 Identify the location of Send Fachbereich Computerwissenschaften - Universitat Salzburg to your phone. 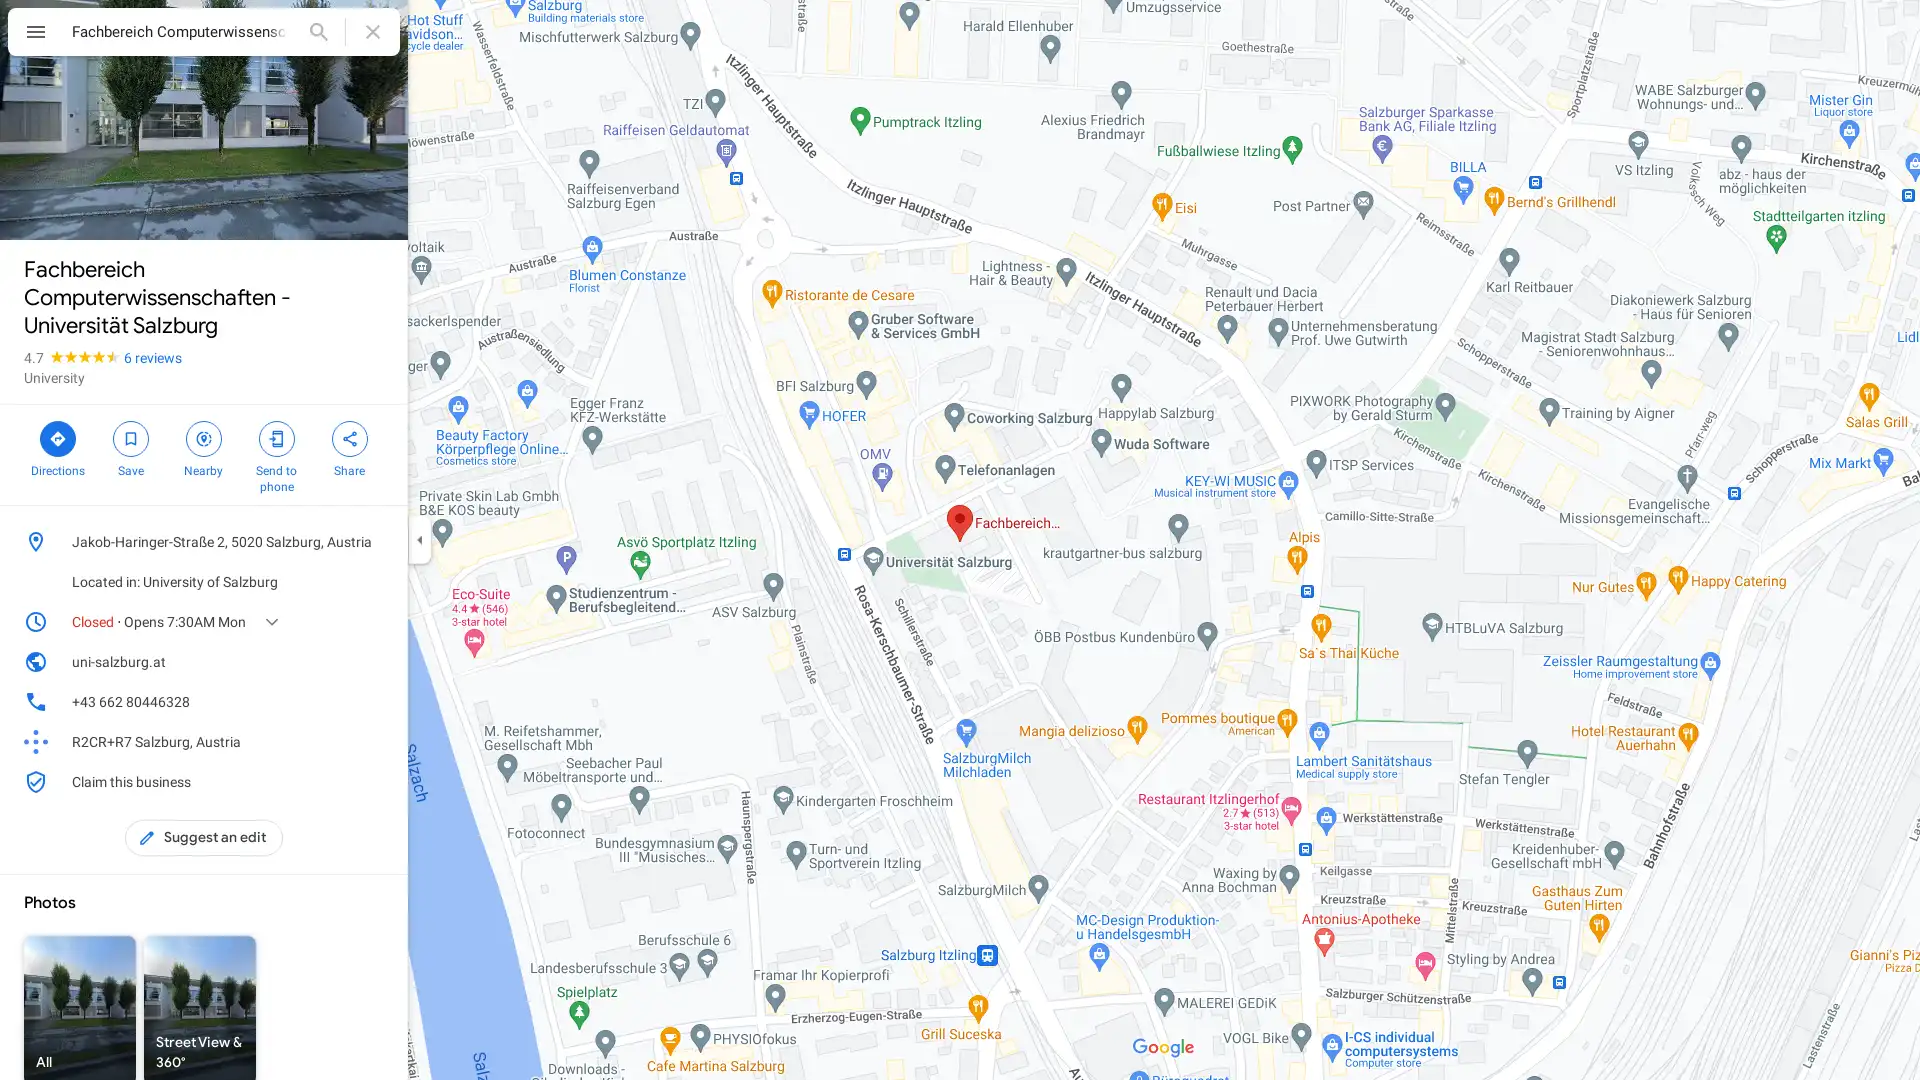
(275, 455).